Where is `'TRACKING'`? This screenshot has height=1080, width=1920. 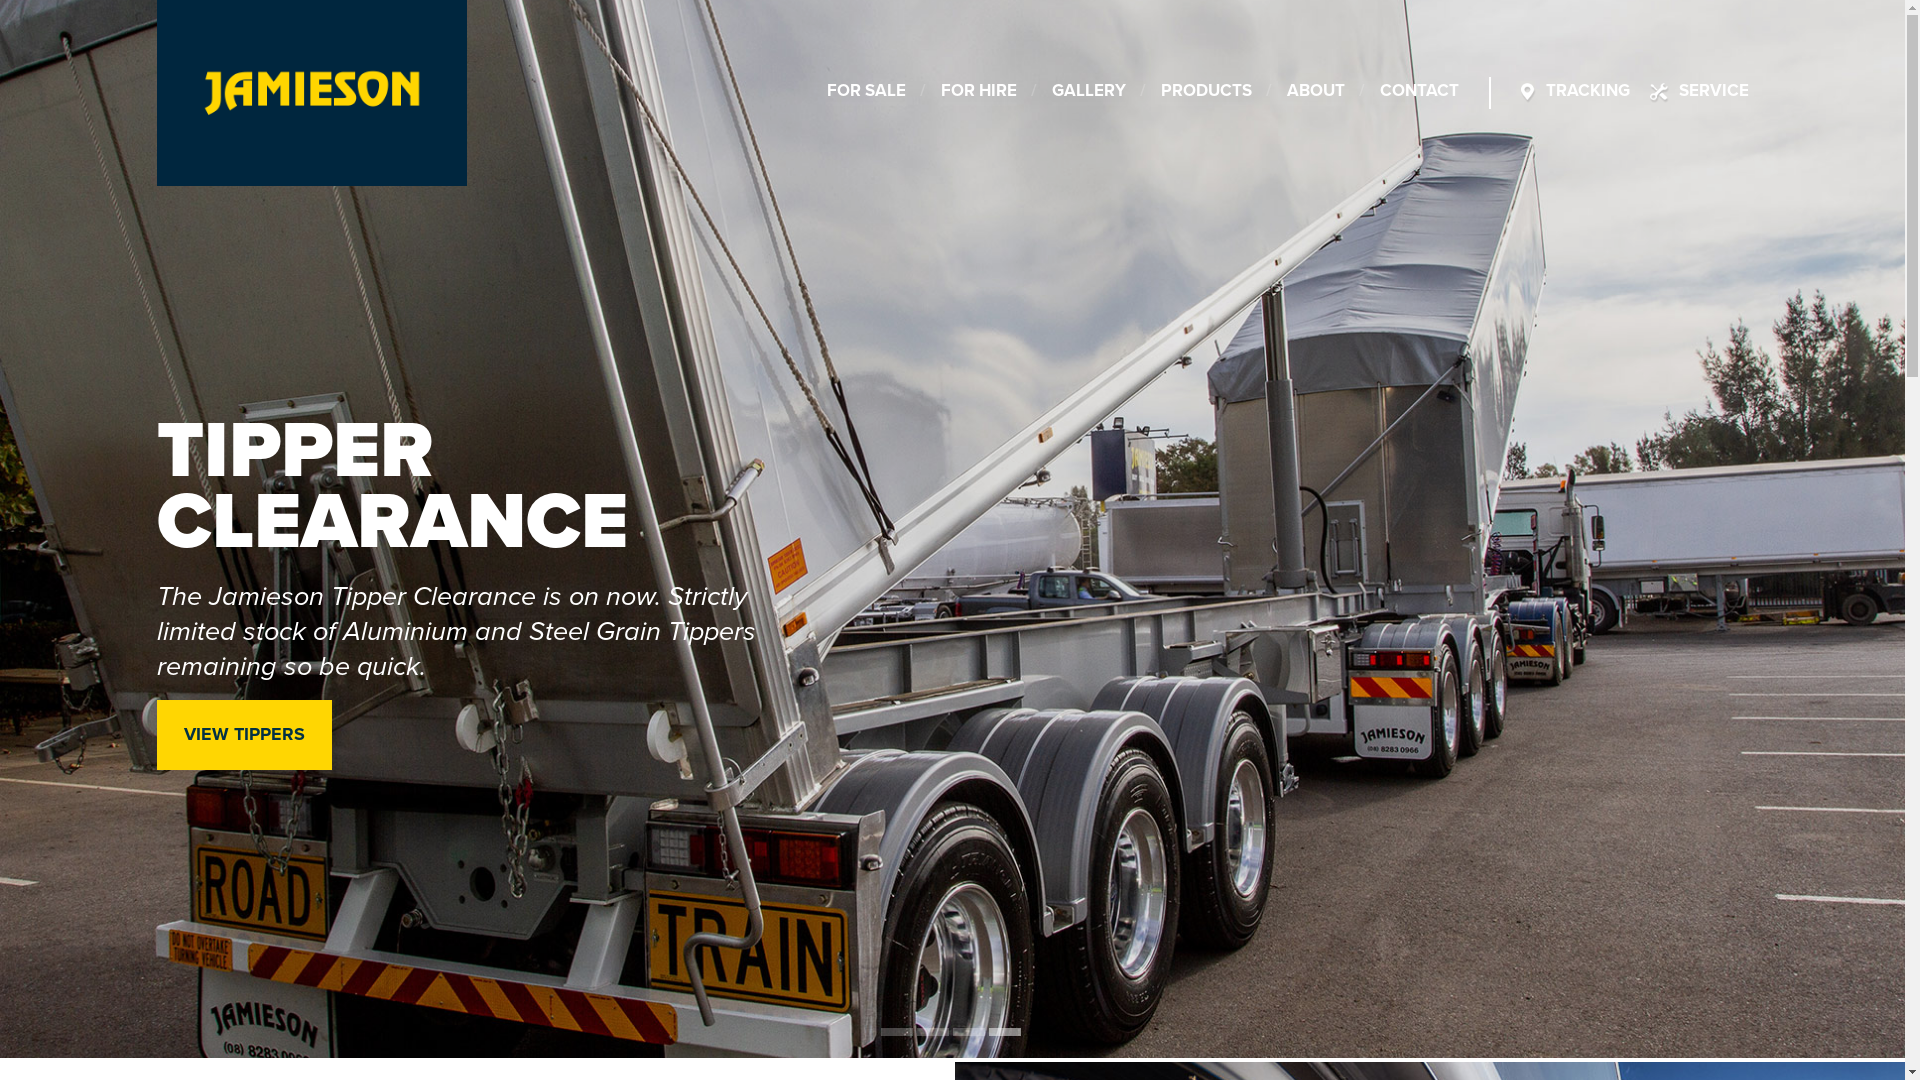
'TRACKING' is located at coordinates (1587, 92).